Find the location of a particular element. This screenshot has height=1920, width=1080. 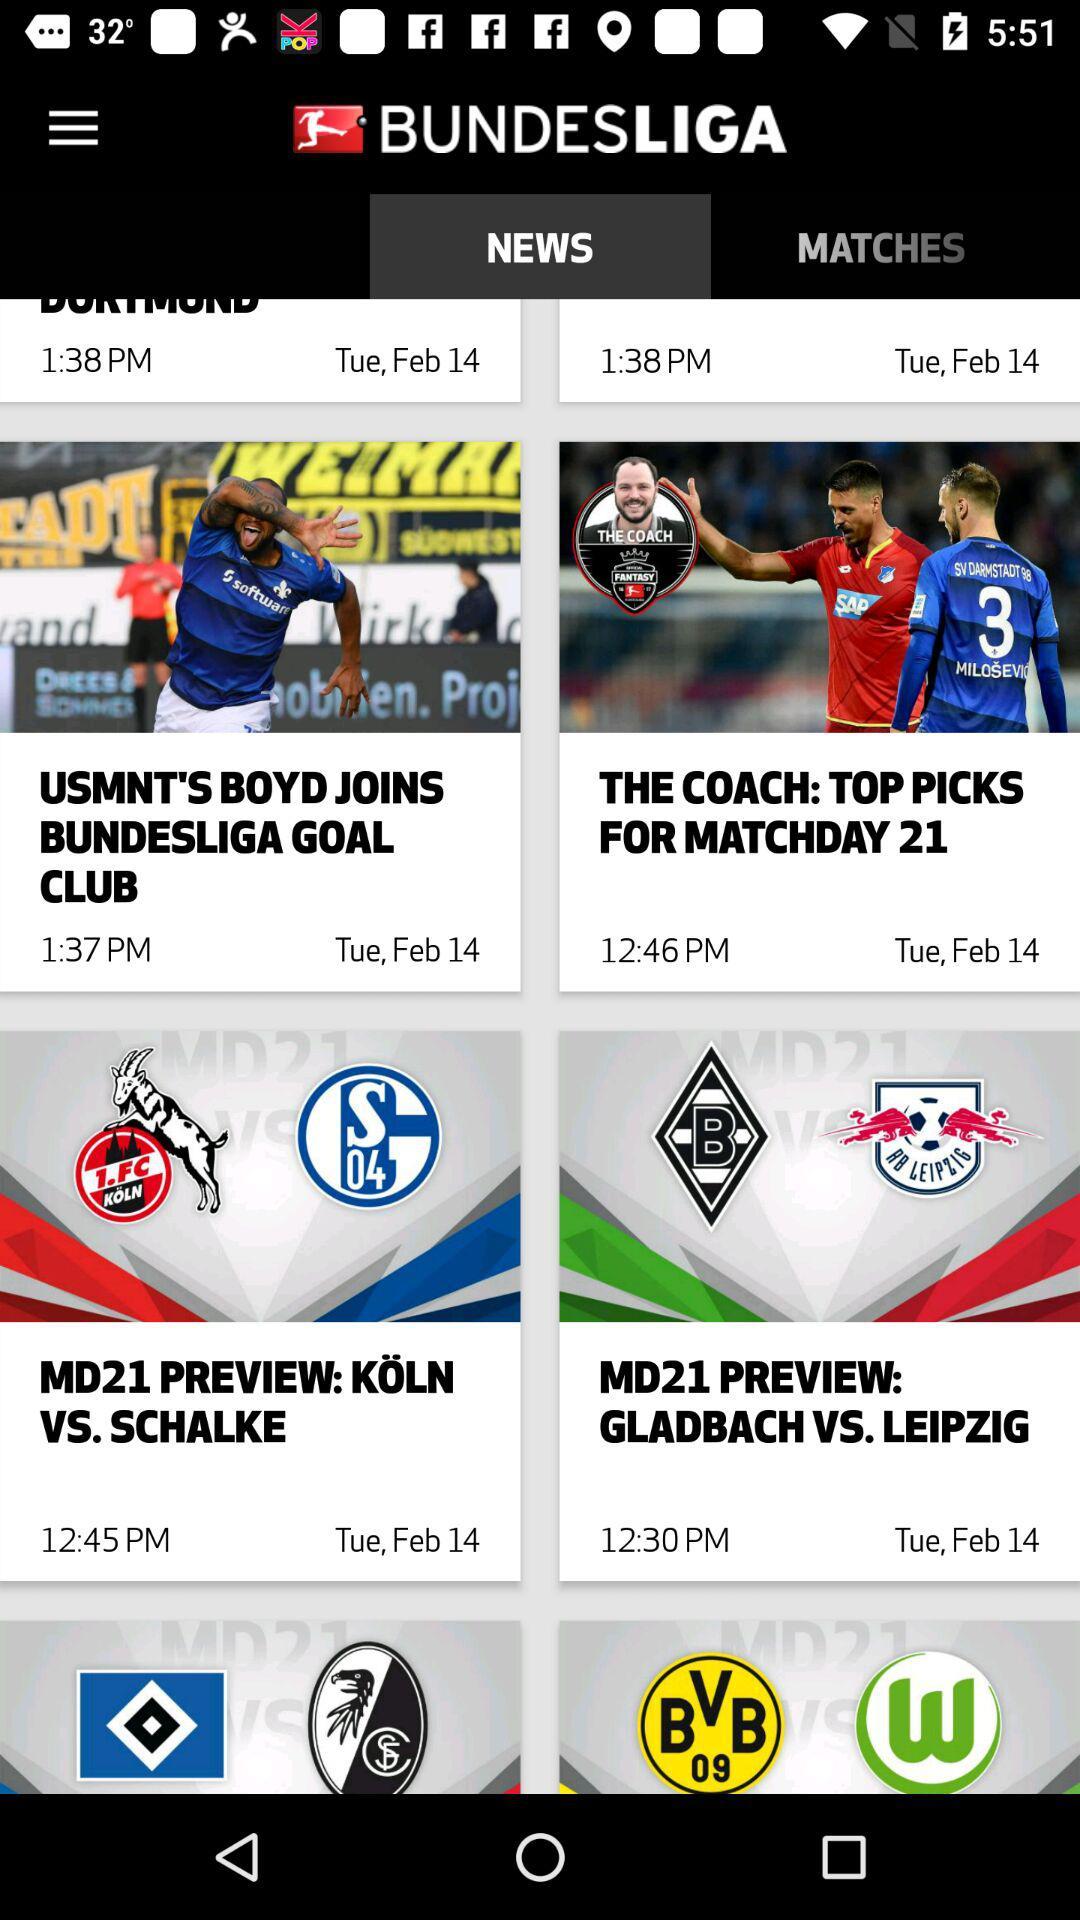

news is located at coordinates (540, 245).